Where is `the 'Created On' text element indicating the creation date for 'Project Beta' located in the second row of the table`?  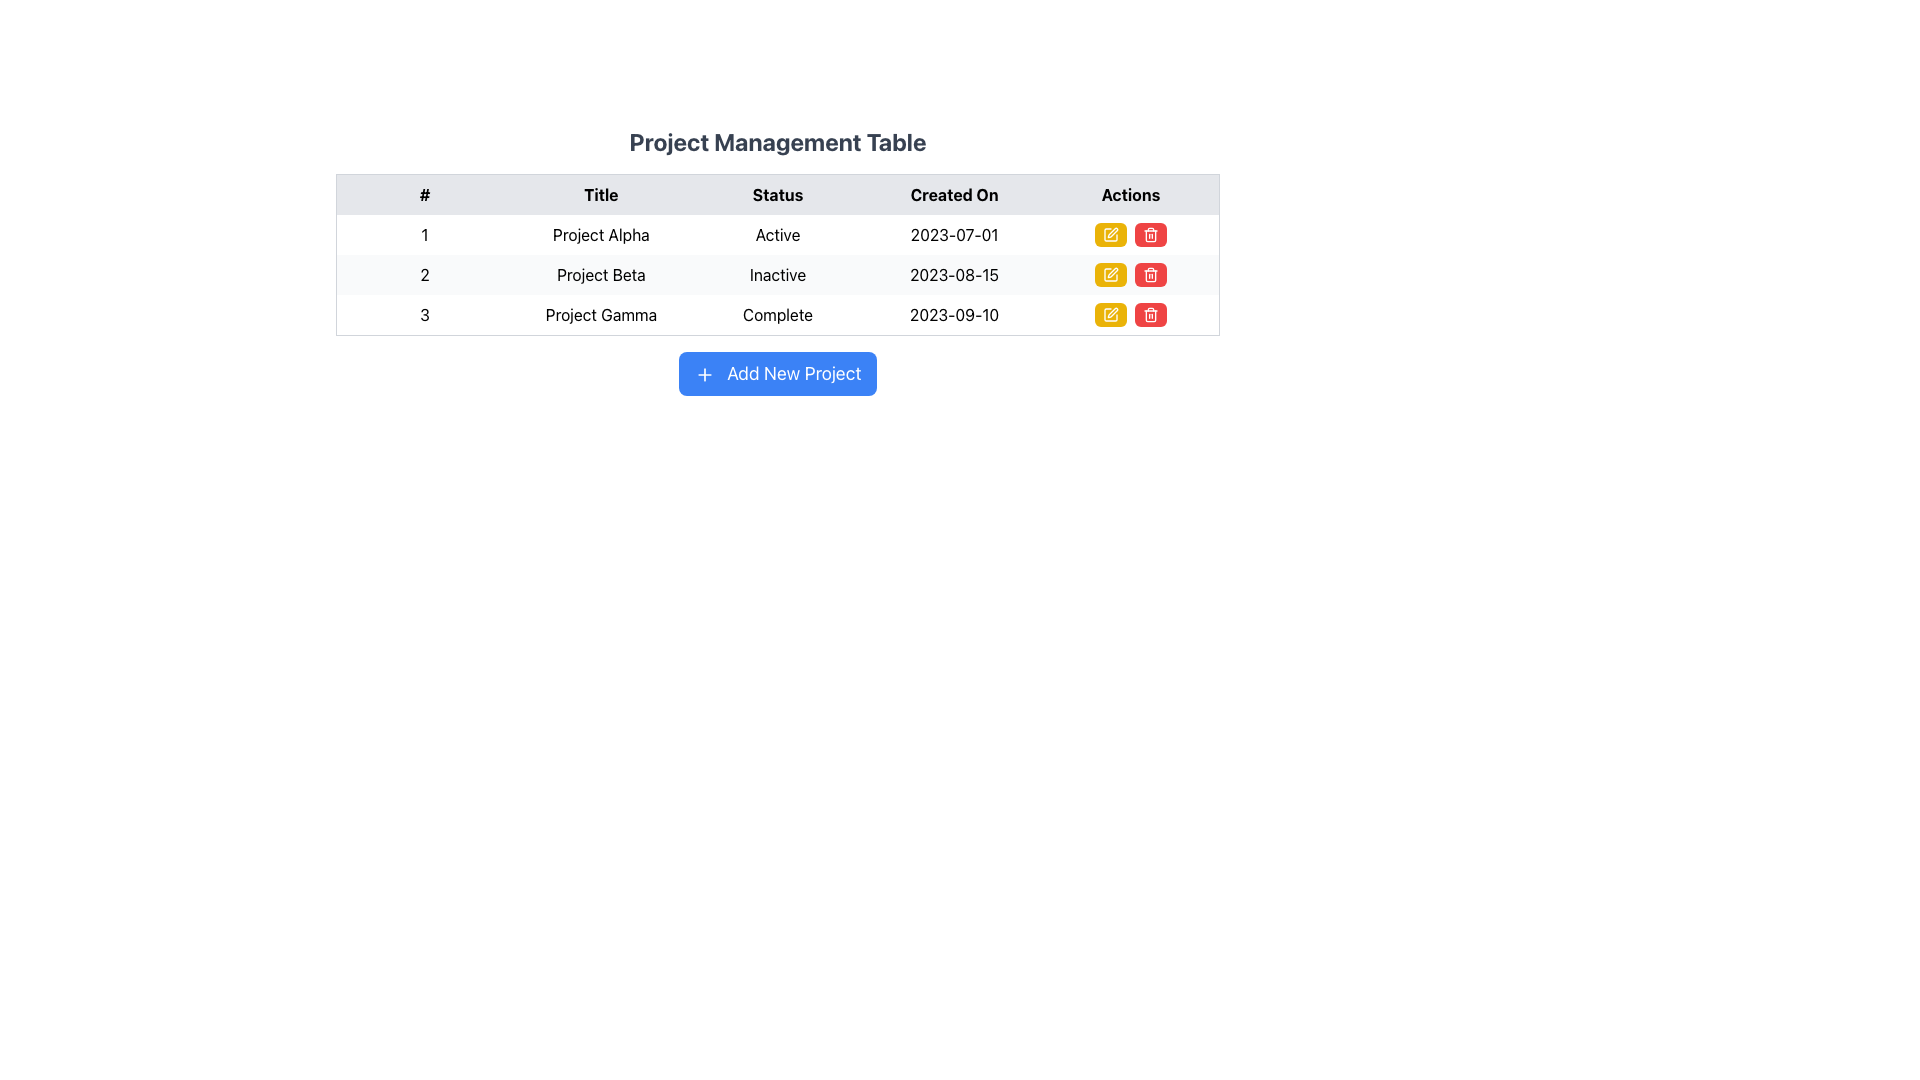 the 'Created On' text element indicating the creation date for 'Project Beta' located in the second row of the table is located at coordinates (953, 274).